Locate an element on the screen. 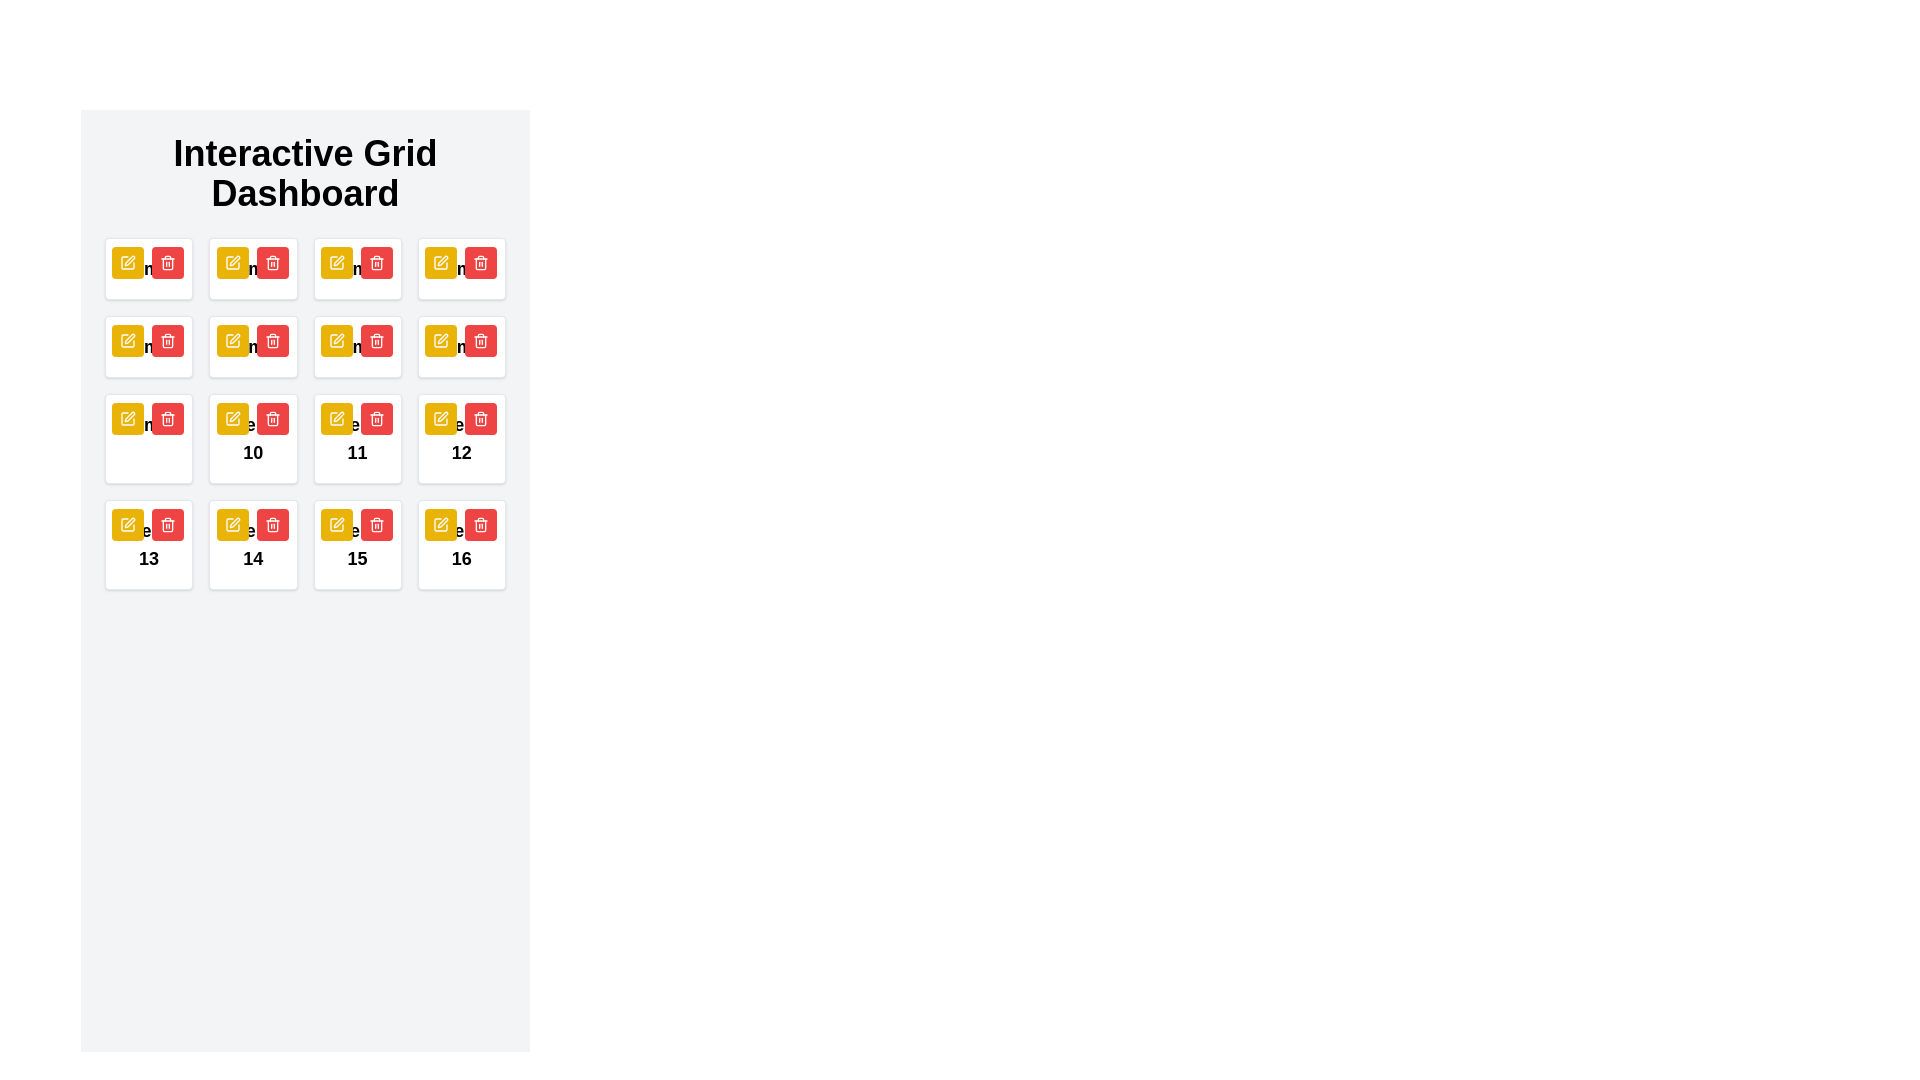 The height and width of the screenshot is (1080, 1920). the first yellow button in the top-right corner of the card labeled '9' is located at coordinates (232, 339).